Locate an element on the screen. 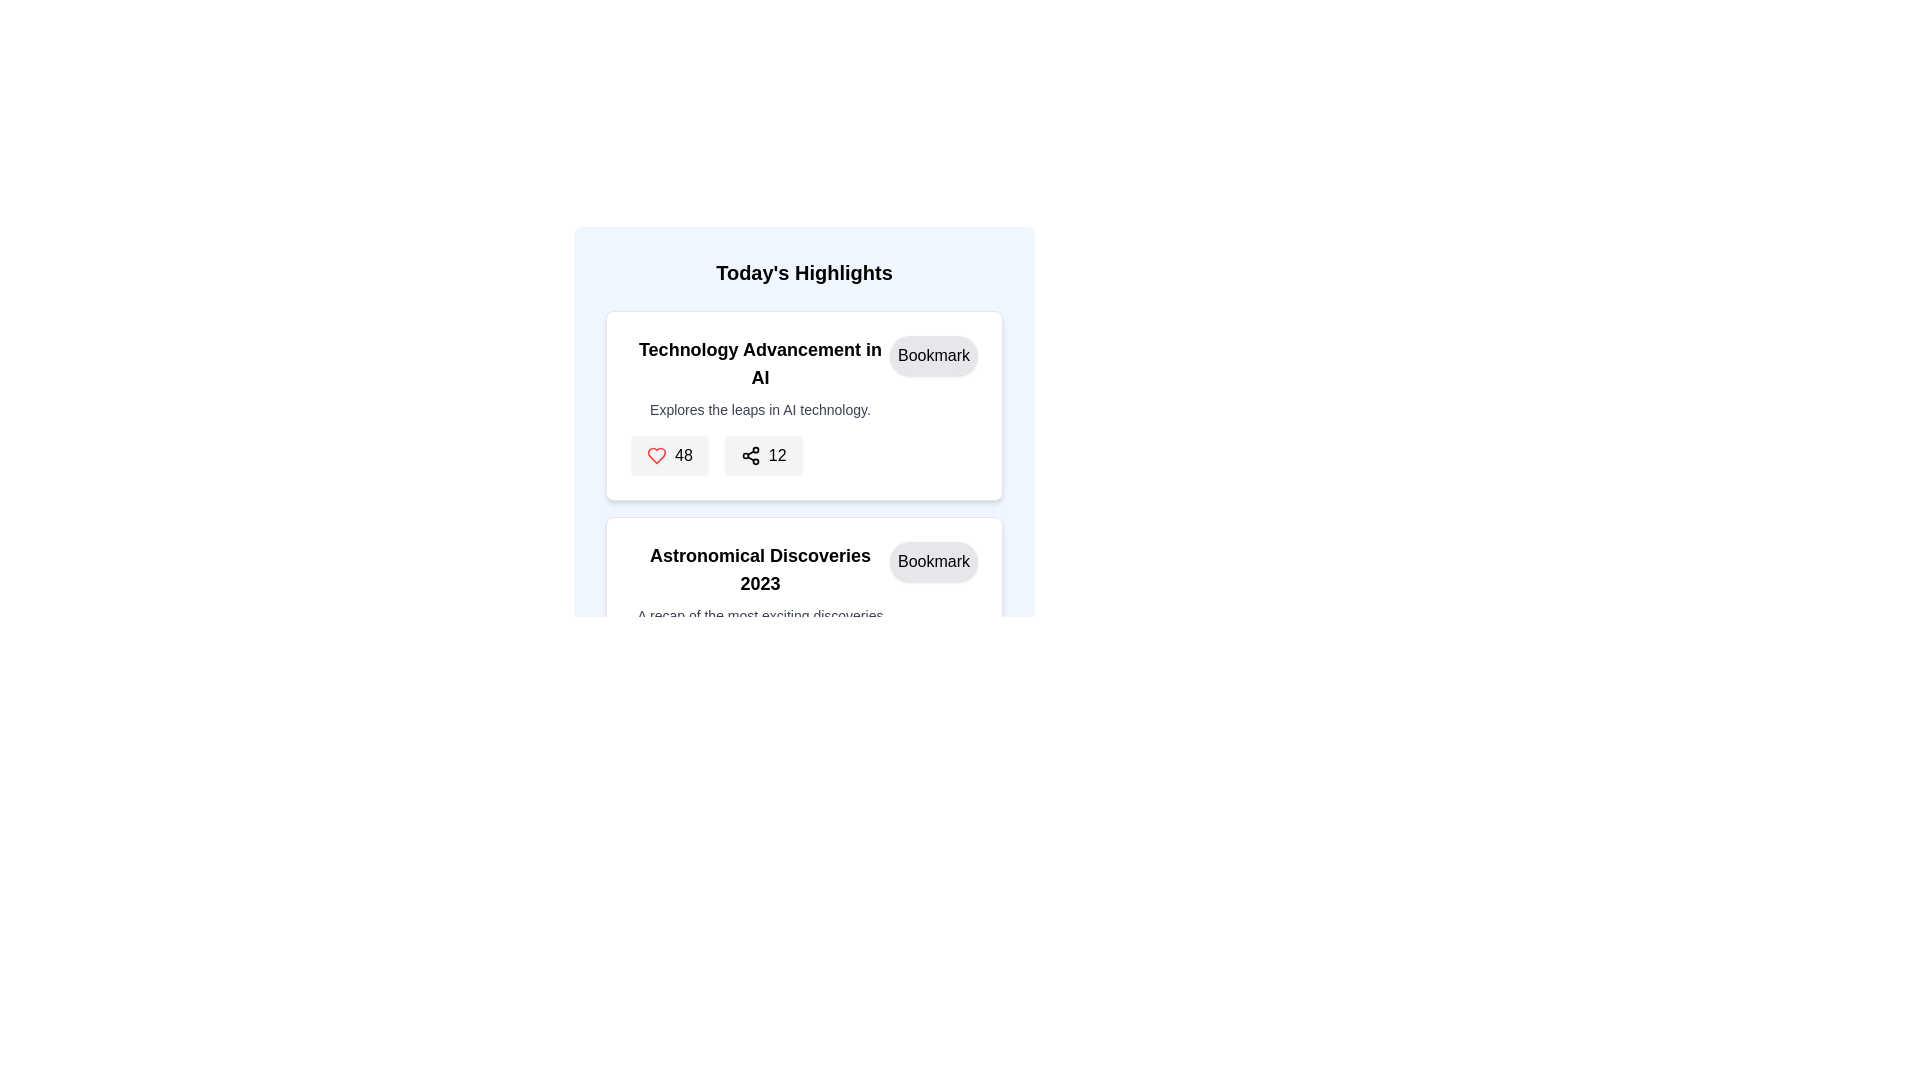 The image size is (1920, 1080). the compact rectangular button with a light gray background and a share icon followed by the number '12' is located at coordinates (762, 455).